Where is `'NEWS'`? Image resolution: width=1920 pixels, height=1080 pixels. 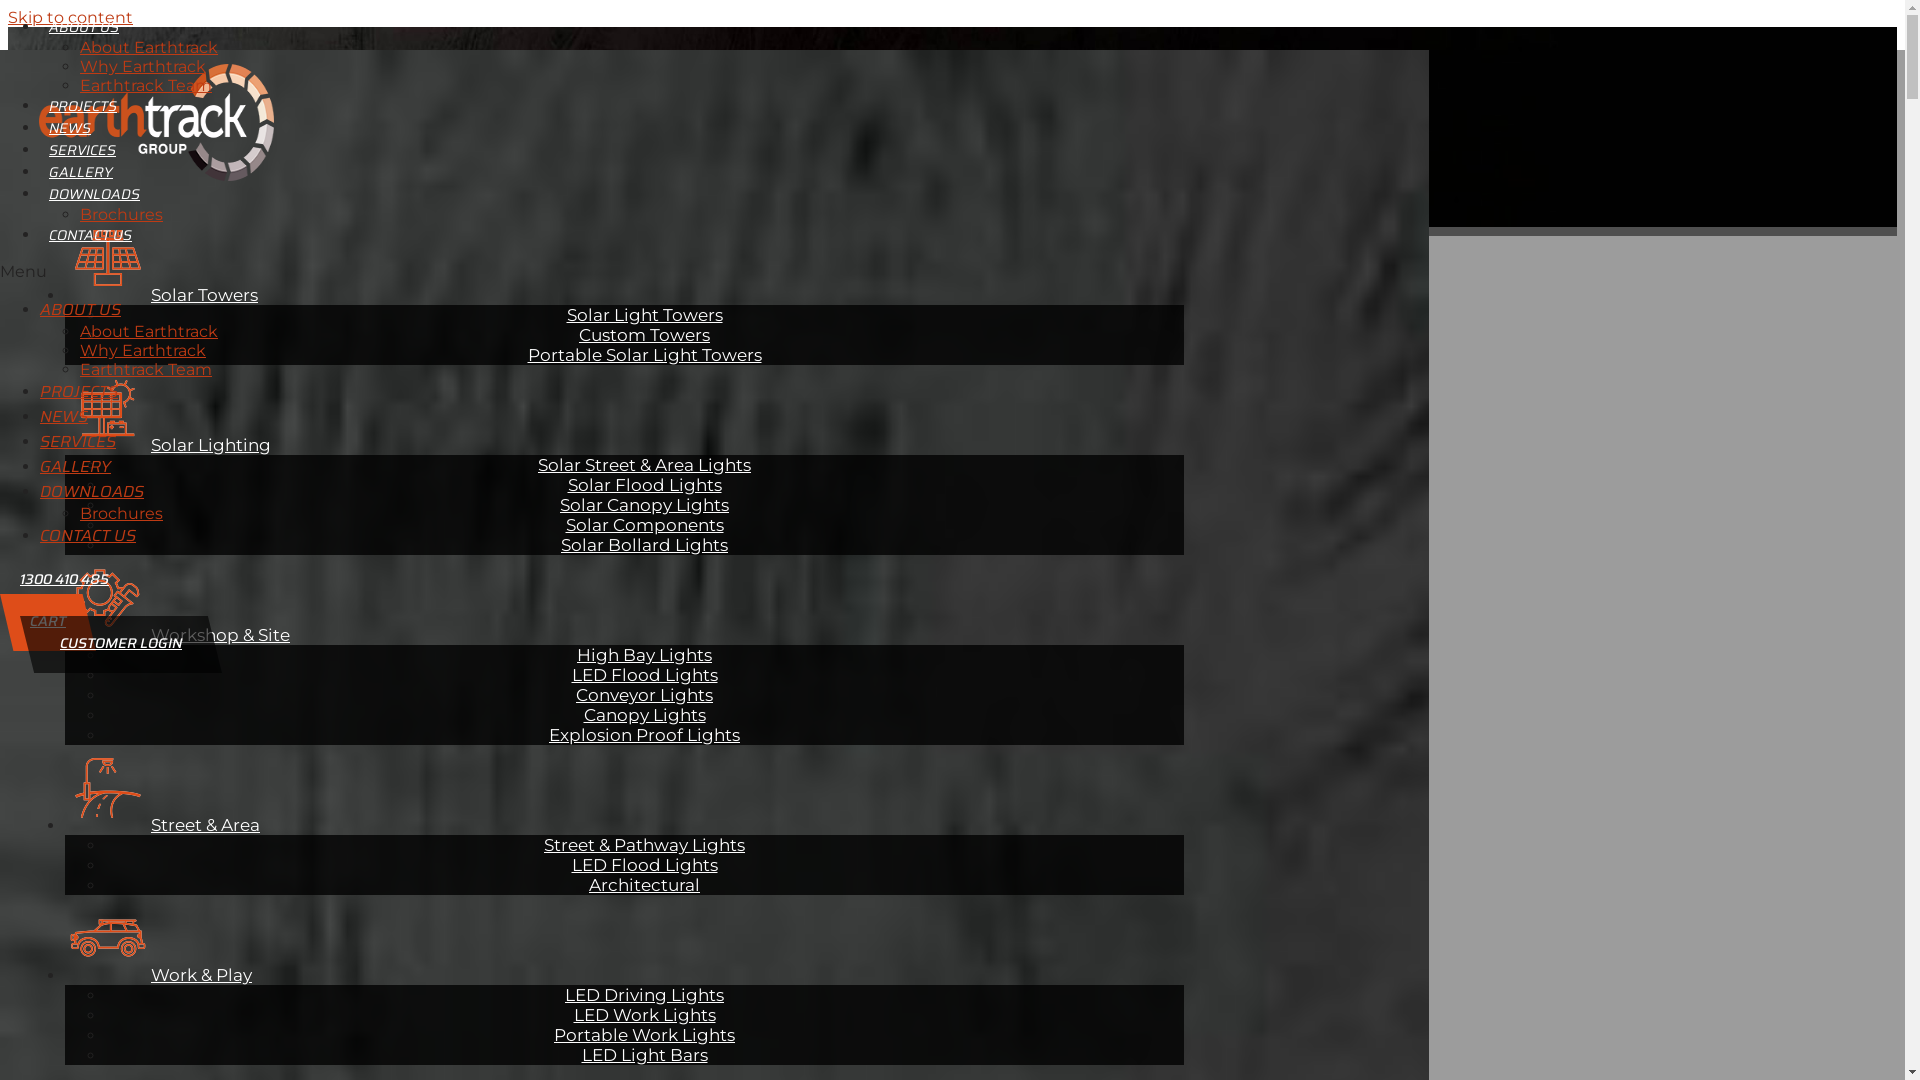 'NEWS' is located at coordinates (39, 127).